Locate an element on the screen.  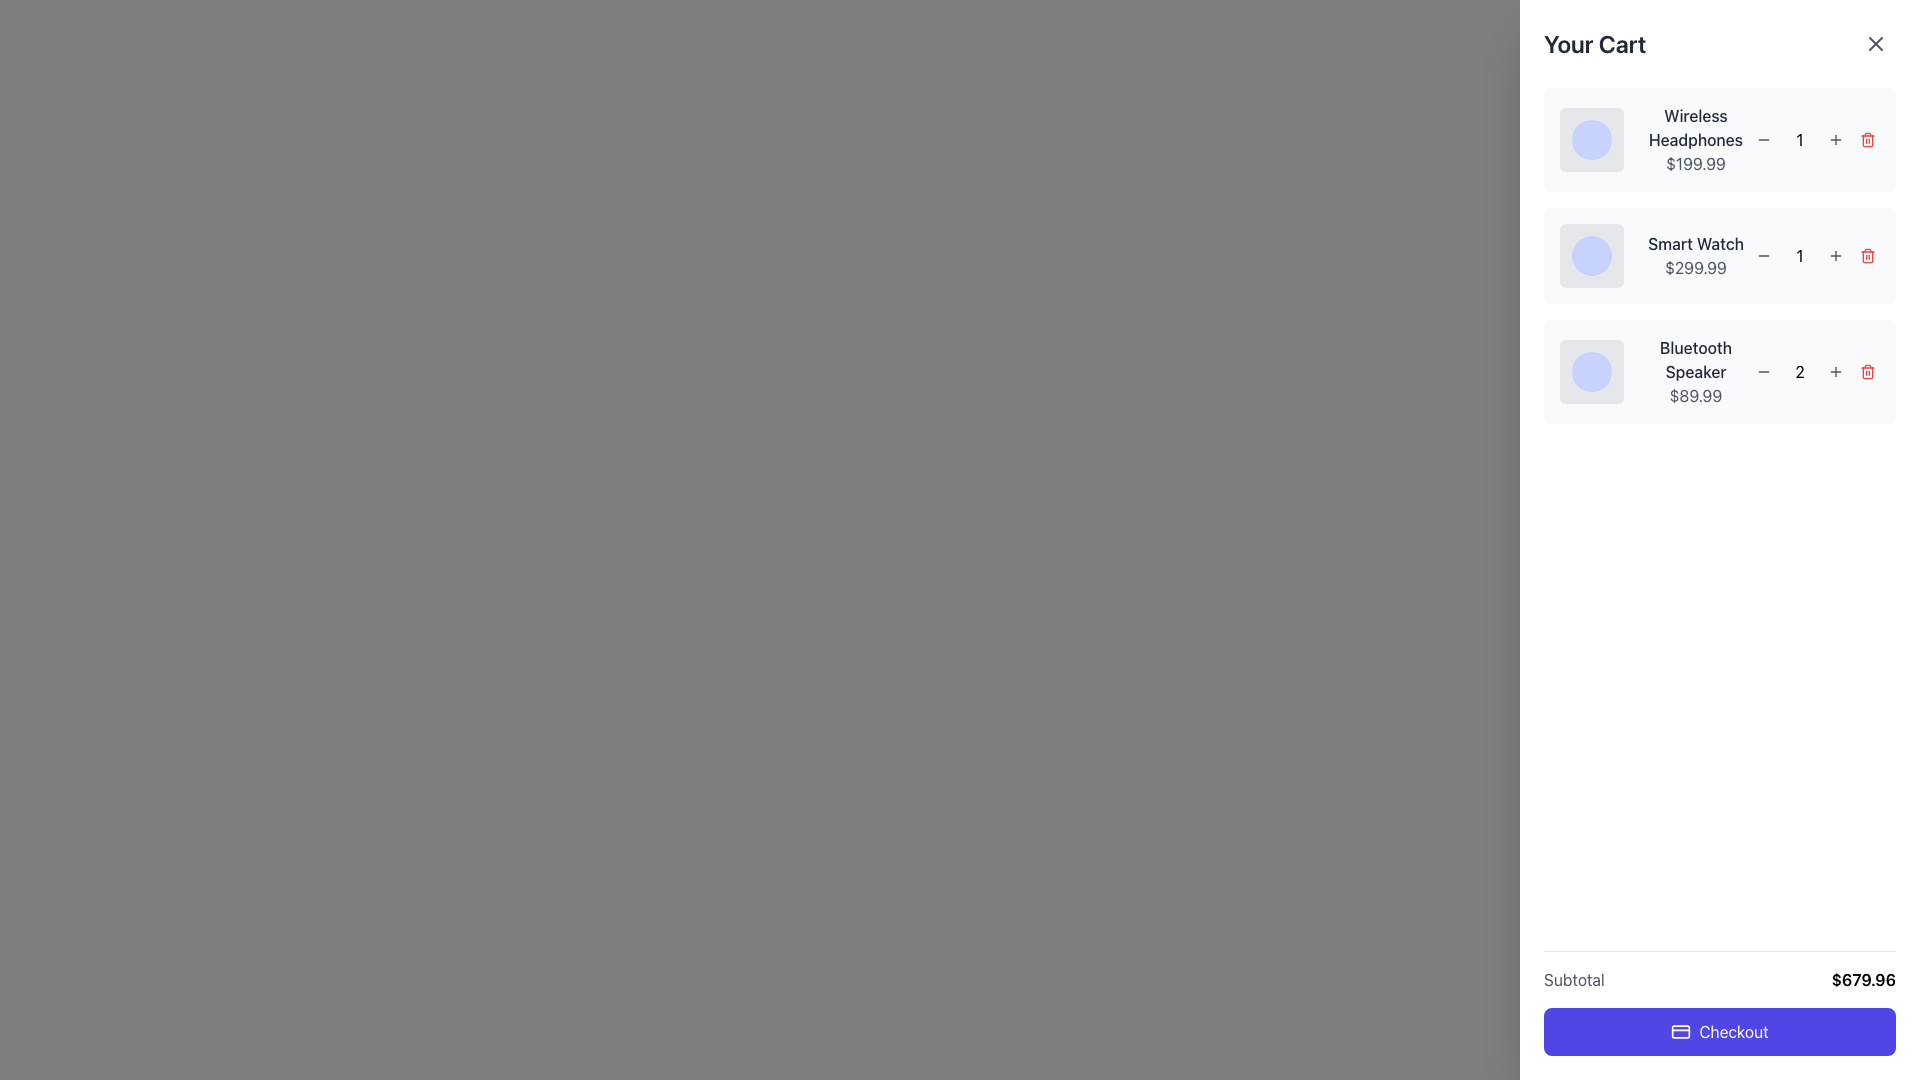
the circular '-' button in the 'Your Cart' section to decrease the quantity of the 'Bluetooth Speaker' item is located at coordinates (1763, 371).